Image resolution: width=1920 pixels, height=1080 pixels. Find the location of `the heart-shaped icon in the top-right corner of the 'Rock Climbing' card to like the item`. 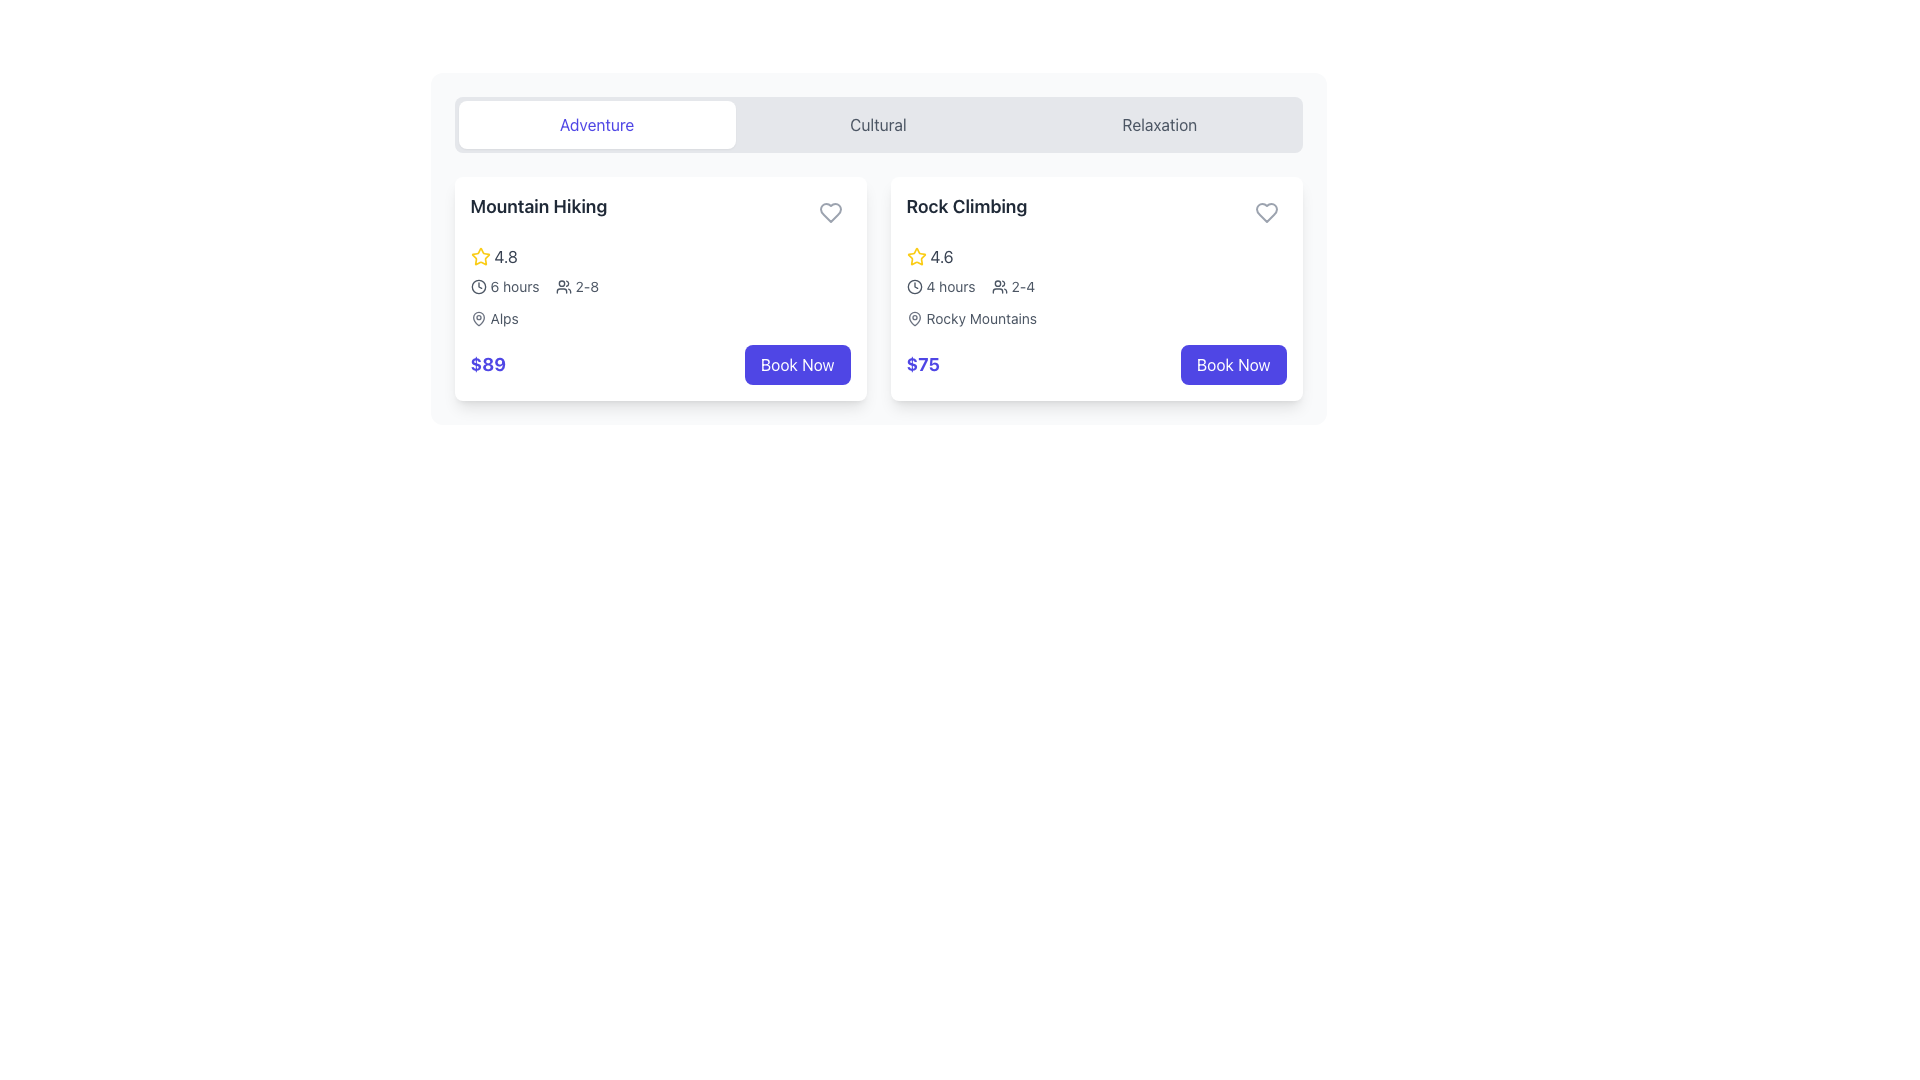

the heart-shaped icon in the top-right corner of the 'Rock Climbing' card to like the item is located at coordinates (1265, 212).